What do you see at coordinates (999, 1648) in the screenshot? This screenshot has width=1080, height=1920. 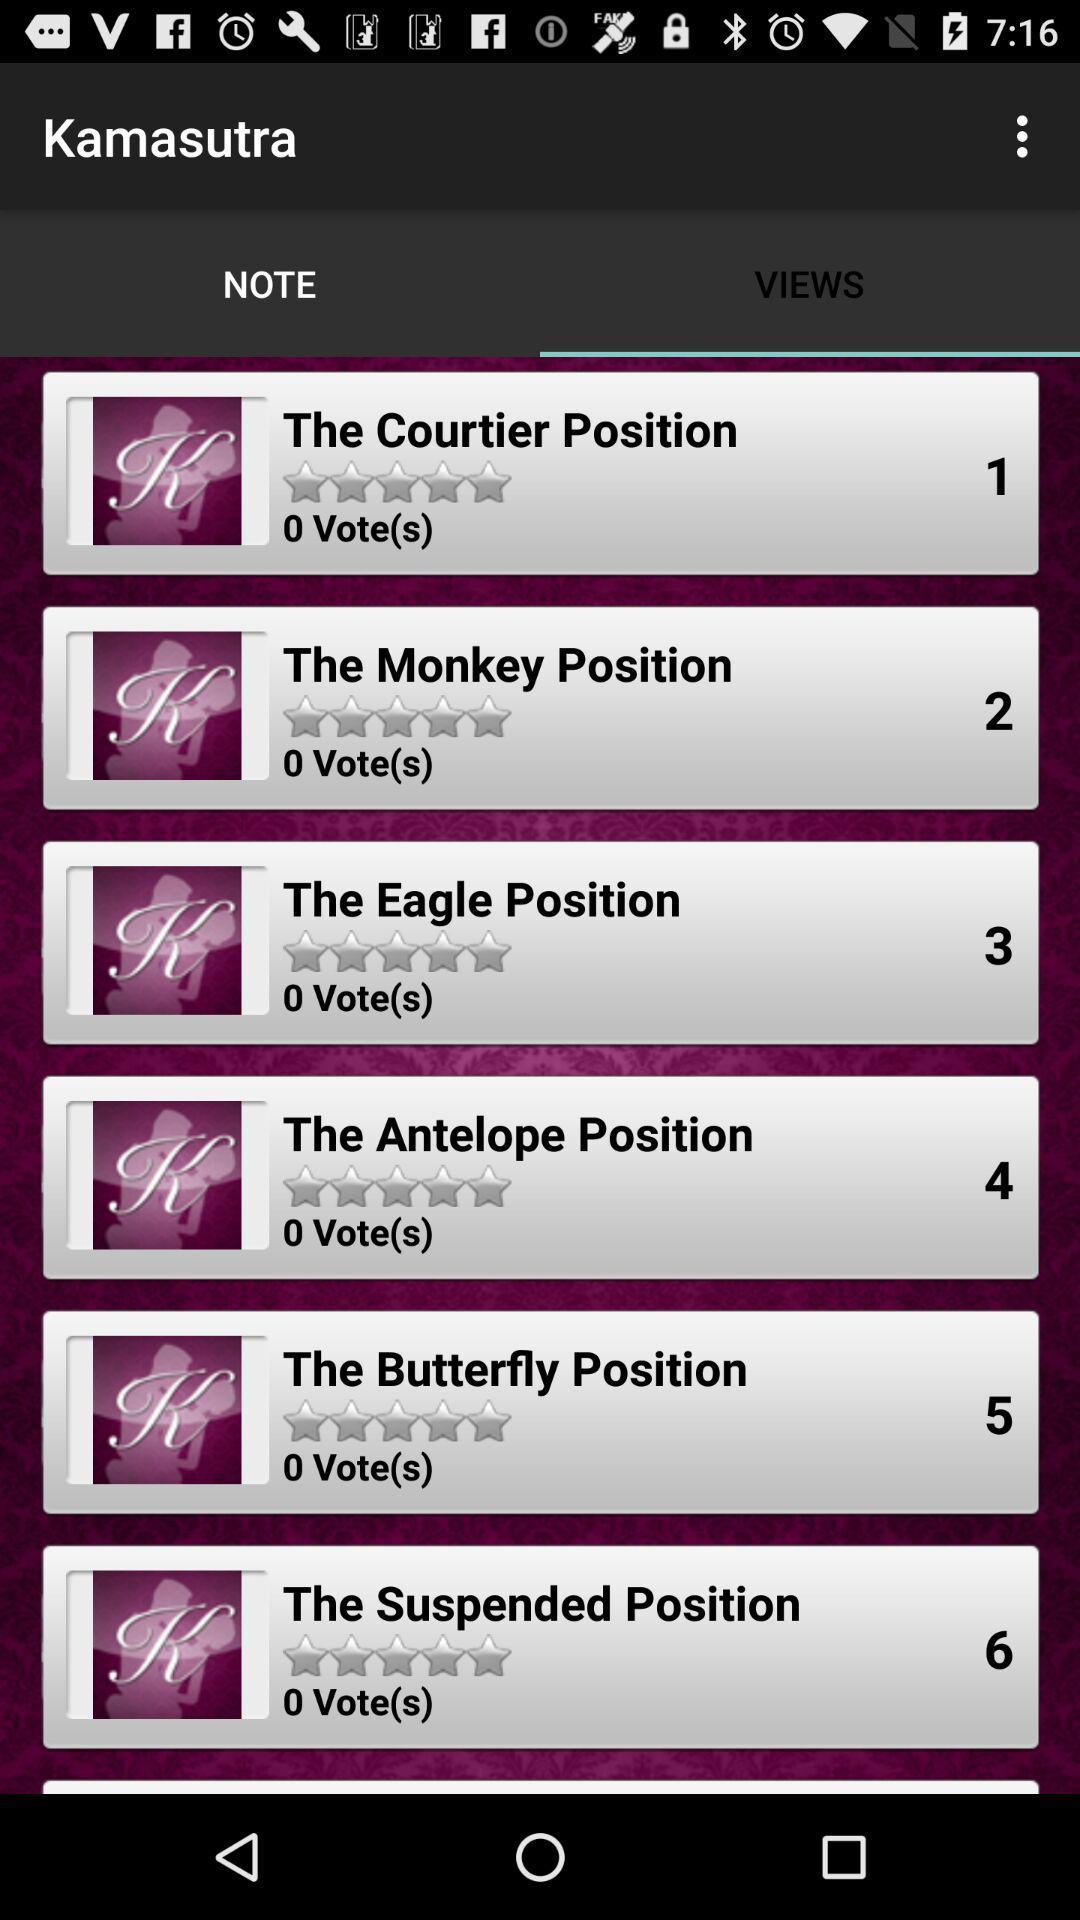 I see `icon to the right of the the suspended position item` at bounding box center [999, 1648].